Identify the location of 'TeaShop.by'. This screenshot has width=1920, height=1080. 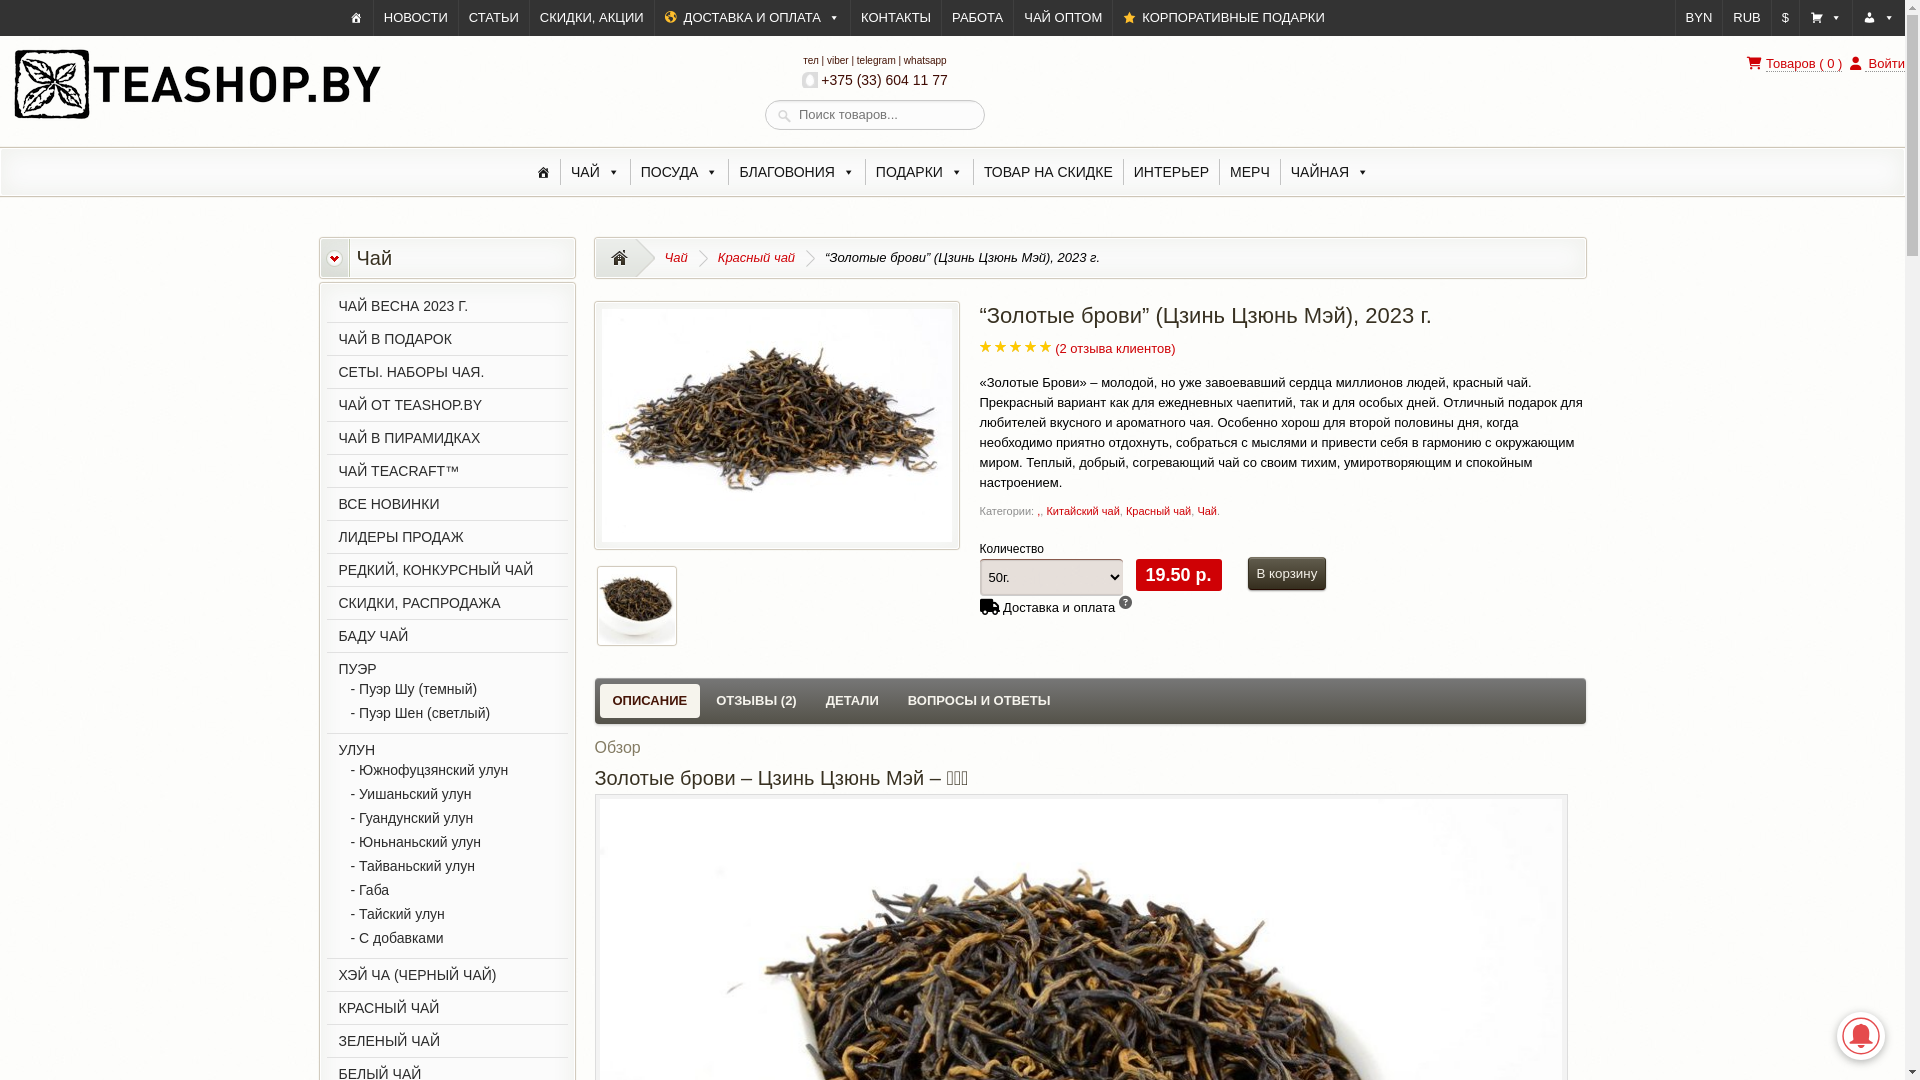
(196, 117).